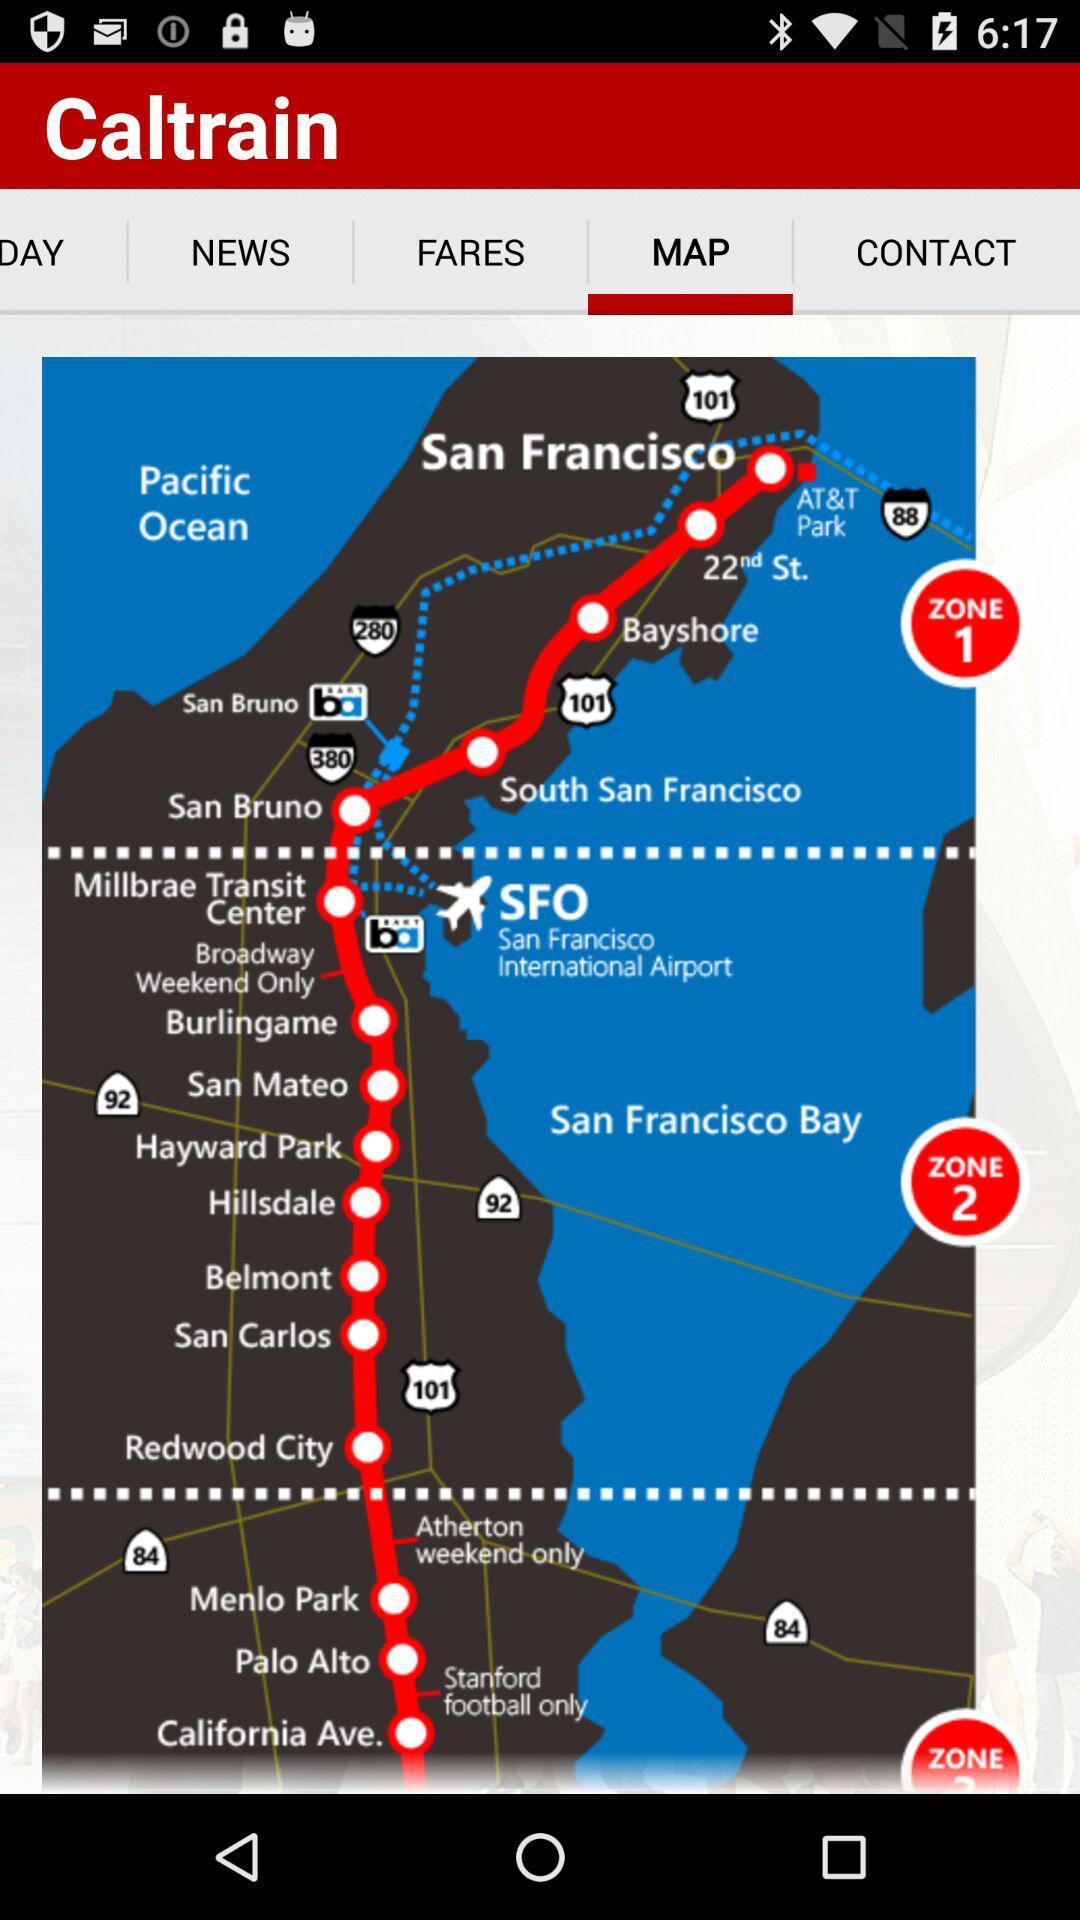  I want to click on app below caltrain, so click(62, 251).